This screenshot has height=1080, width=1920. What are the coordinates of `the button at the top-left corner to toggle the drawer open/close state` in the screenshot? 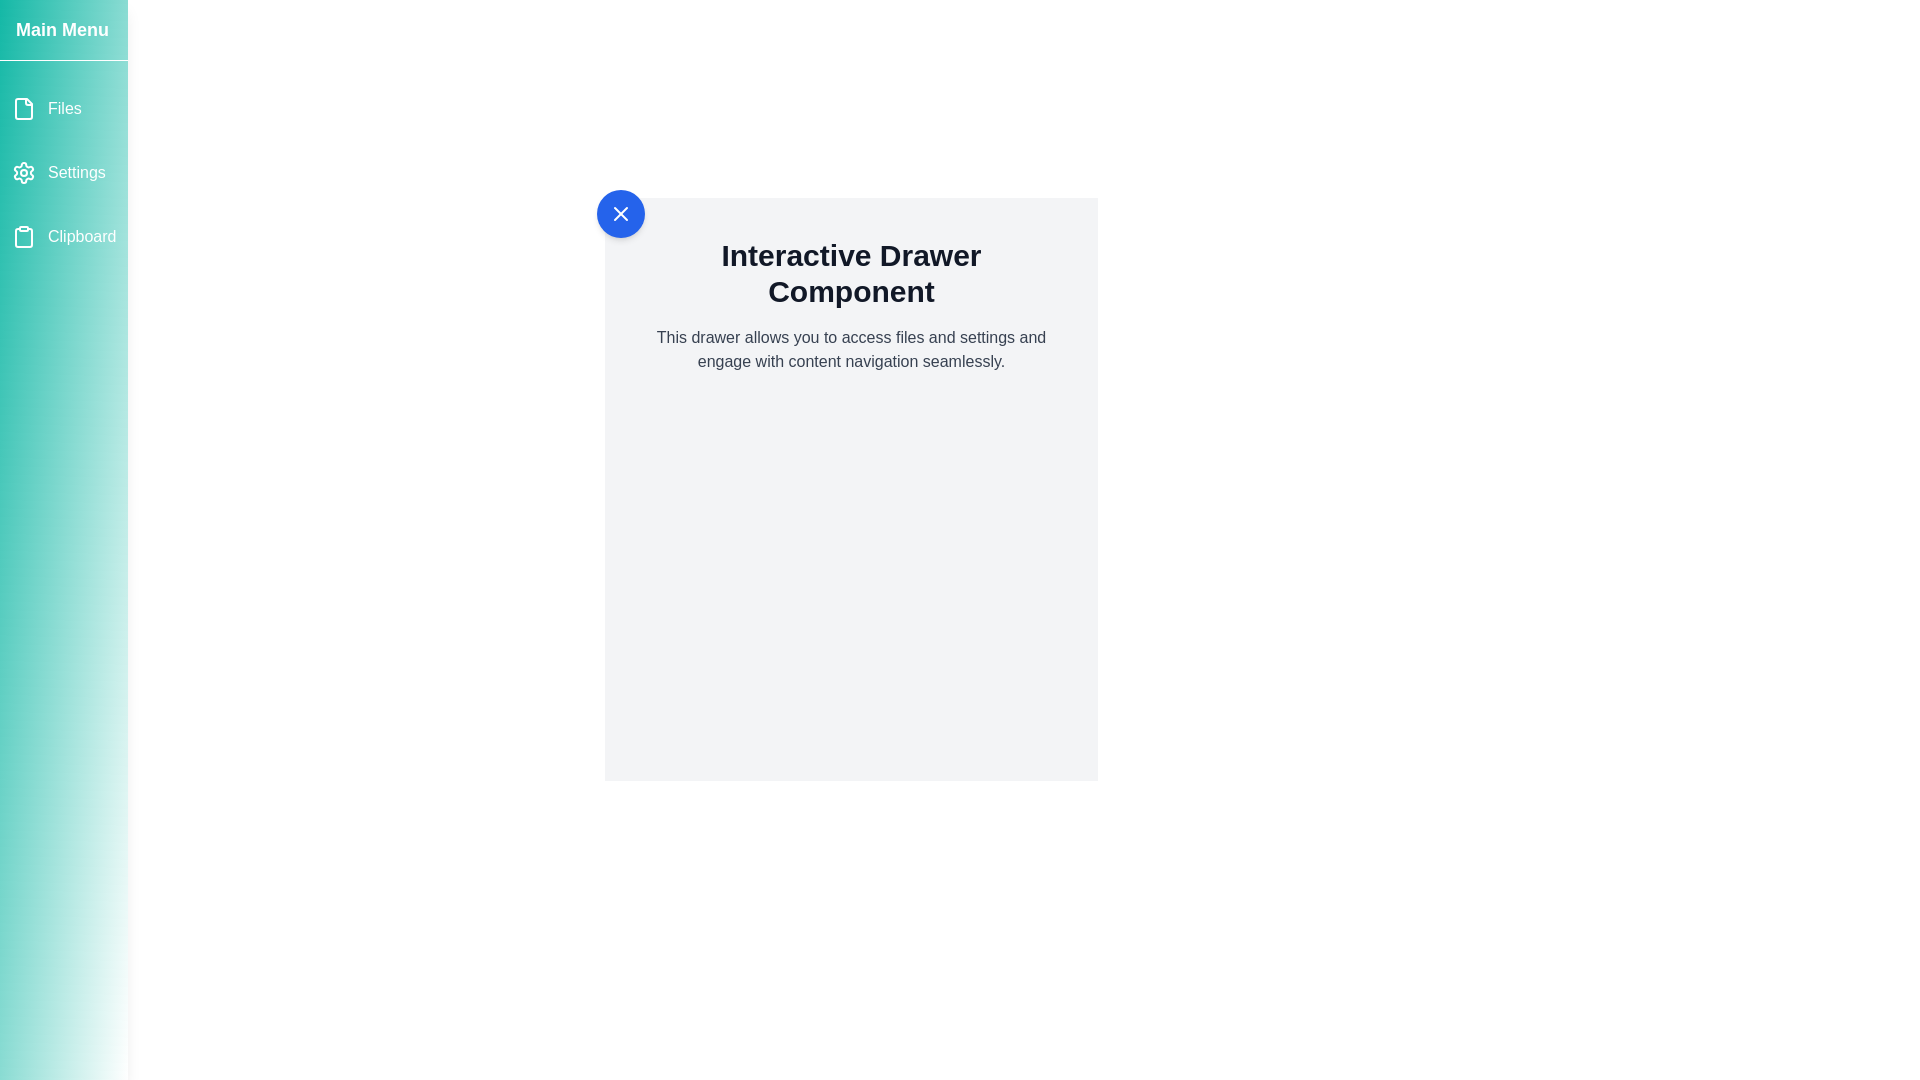 It's located at (619, 213).